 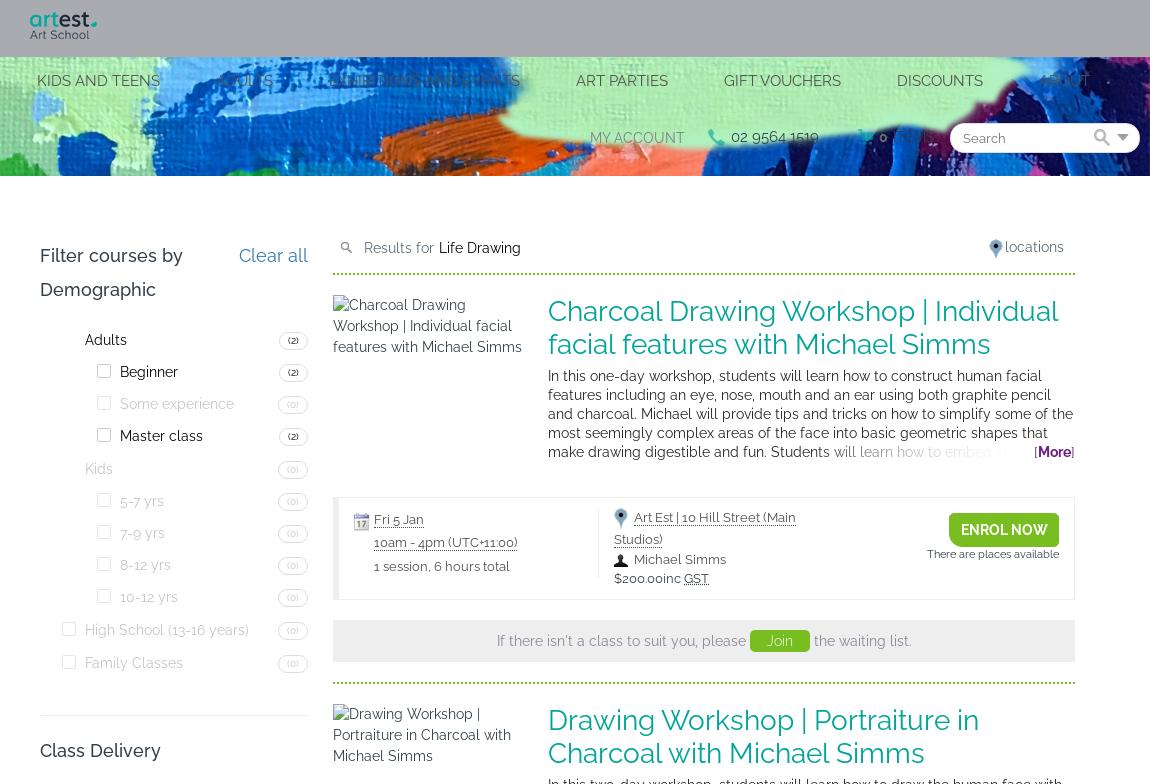 What do you see at coordinates (98, 467) in the screenshot?
I see `'Kids'` at bounding box center [98, 467].